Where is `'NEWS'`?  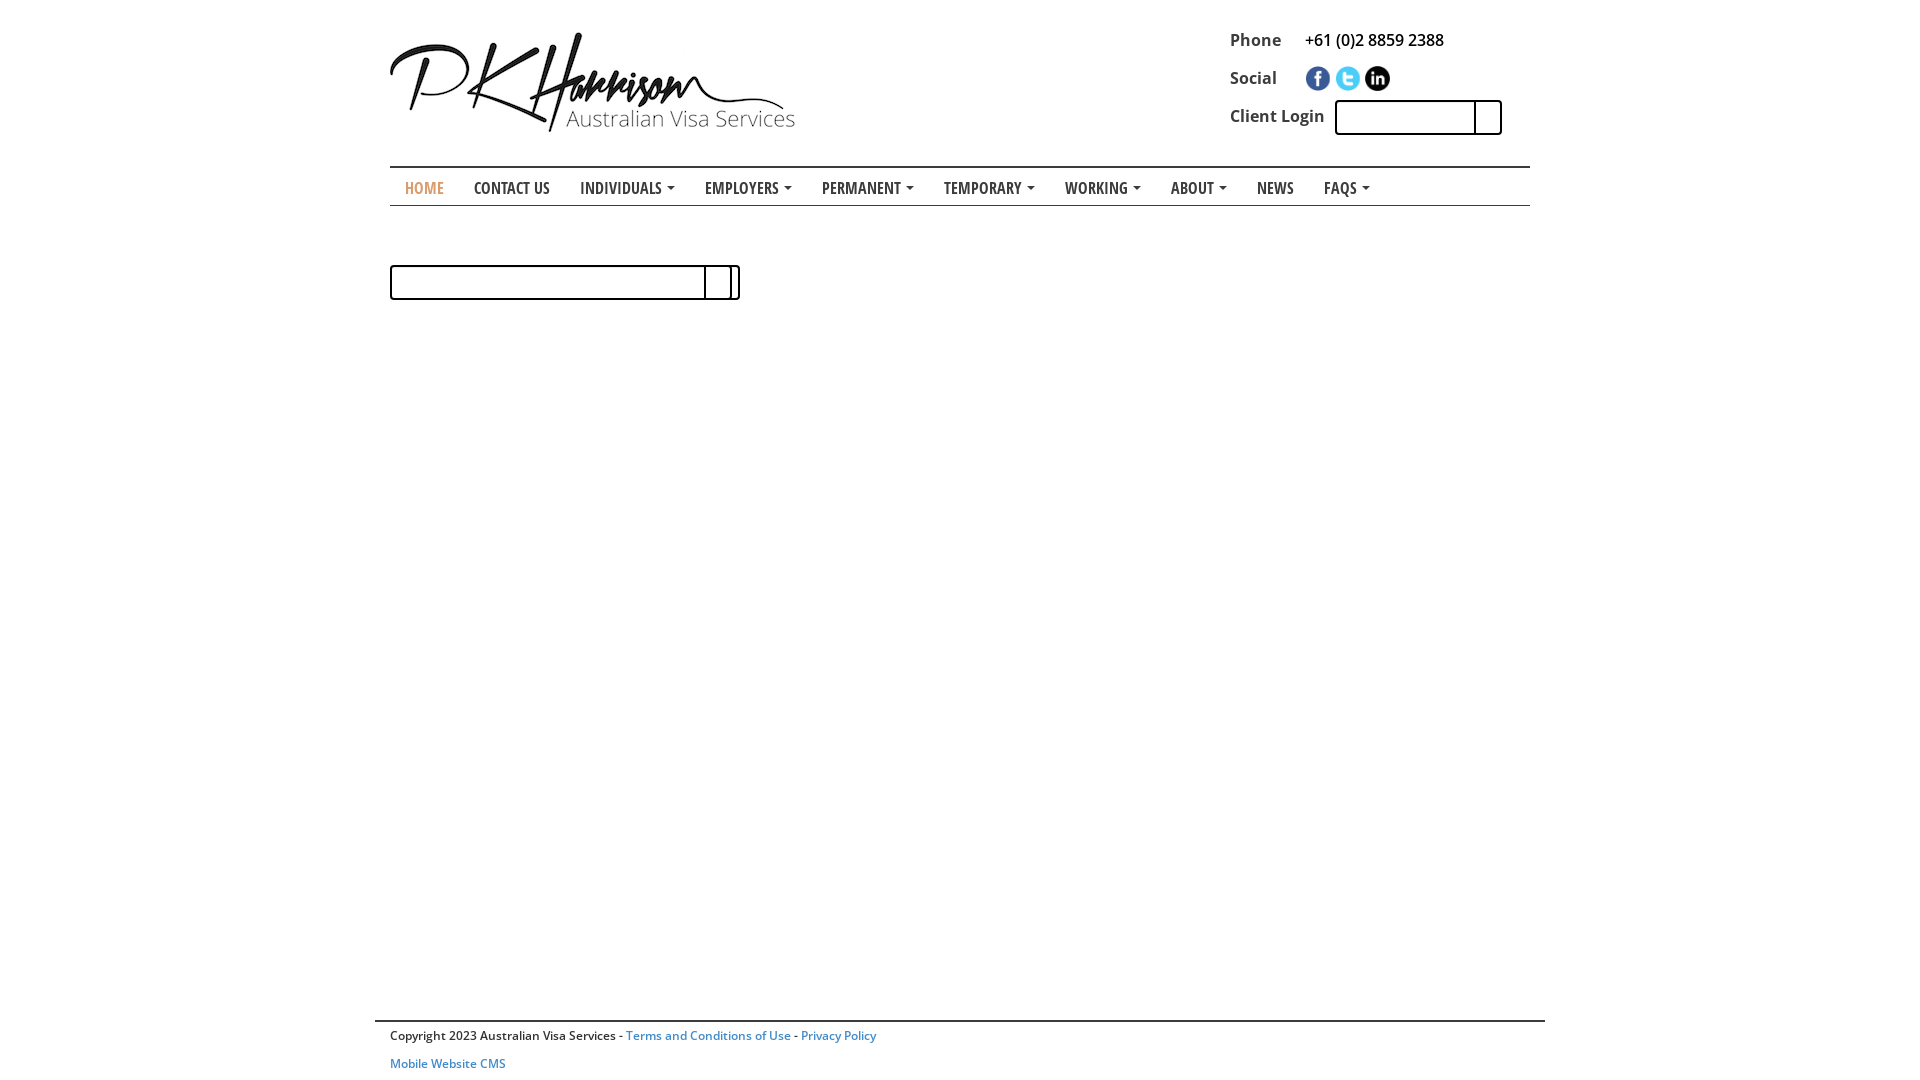
'NEWS' is located at coordinates (1241, 186).